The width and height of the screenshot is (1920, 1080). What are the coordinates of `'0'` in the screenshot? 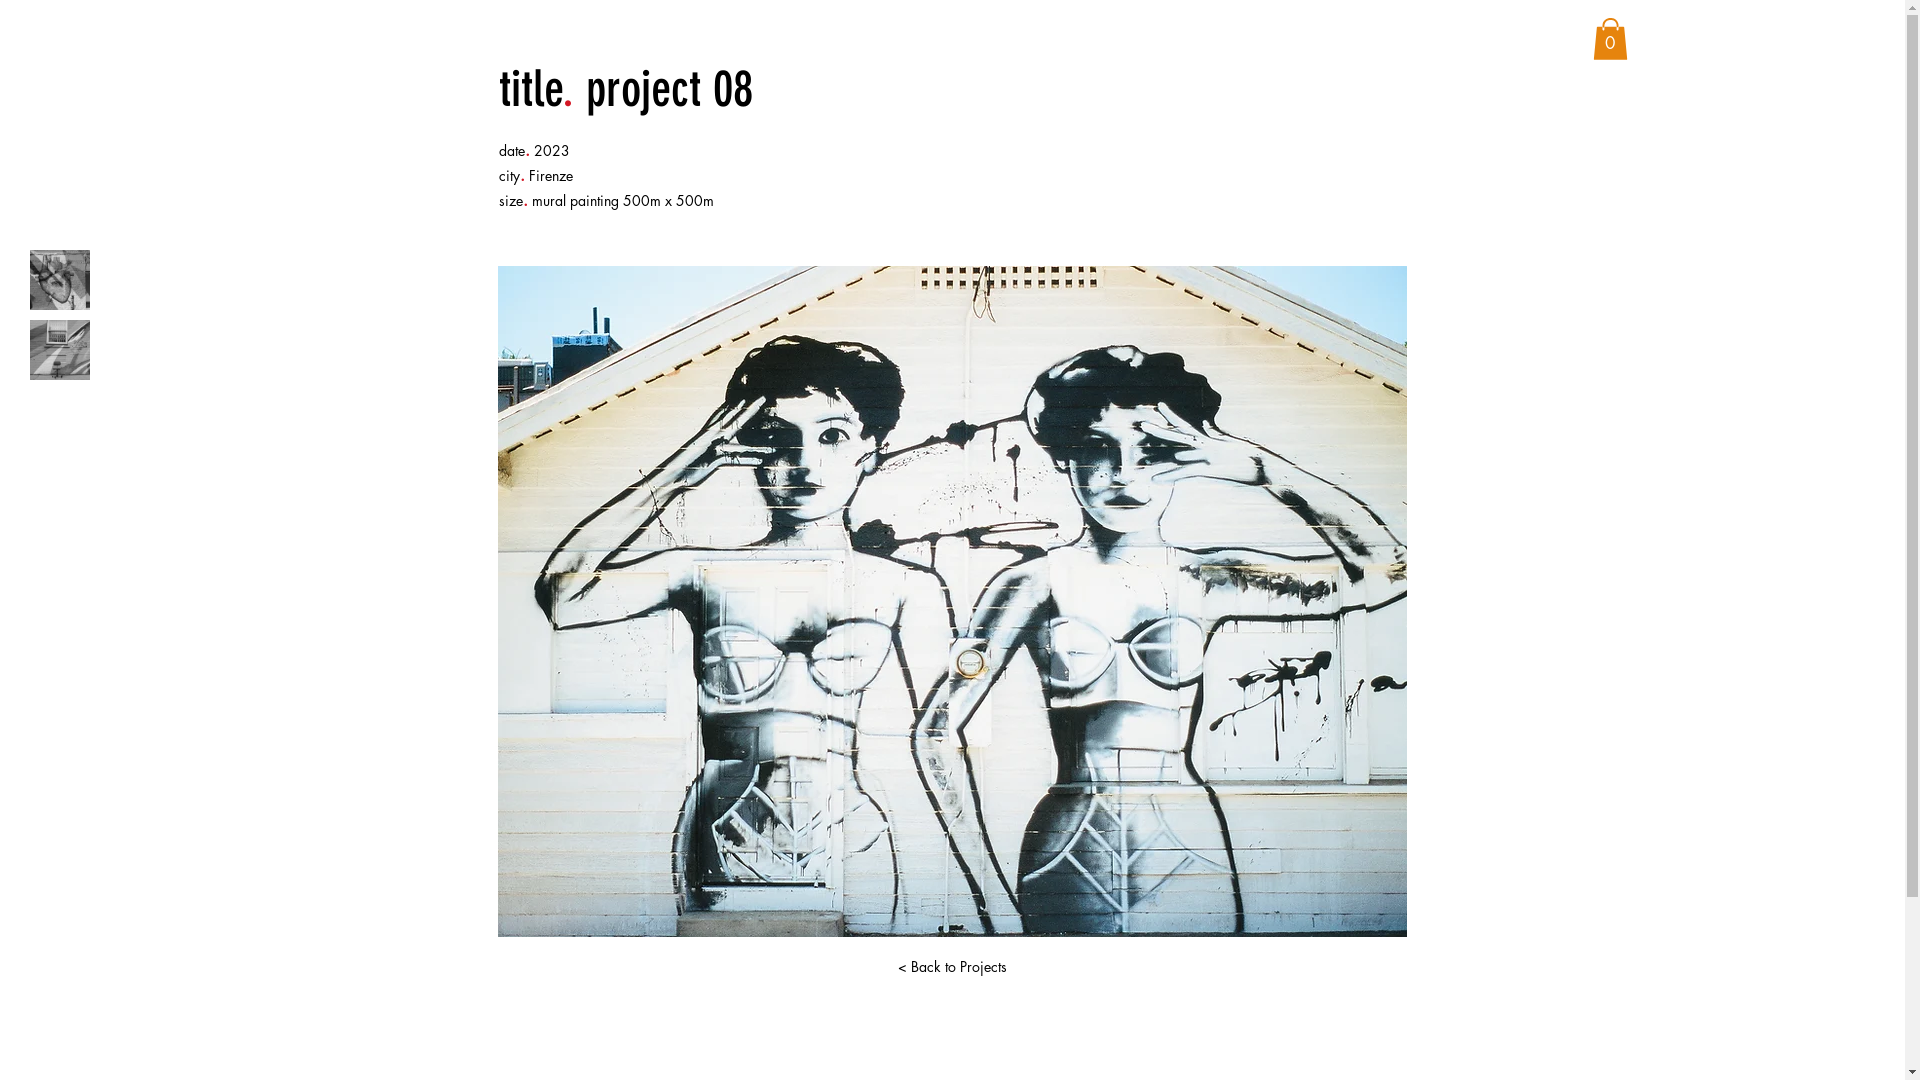 It's located at (1609, 38).